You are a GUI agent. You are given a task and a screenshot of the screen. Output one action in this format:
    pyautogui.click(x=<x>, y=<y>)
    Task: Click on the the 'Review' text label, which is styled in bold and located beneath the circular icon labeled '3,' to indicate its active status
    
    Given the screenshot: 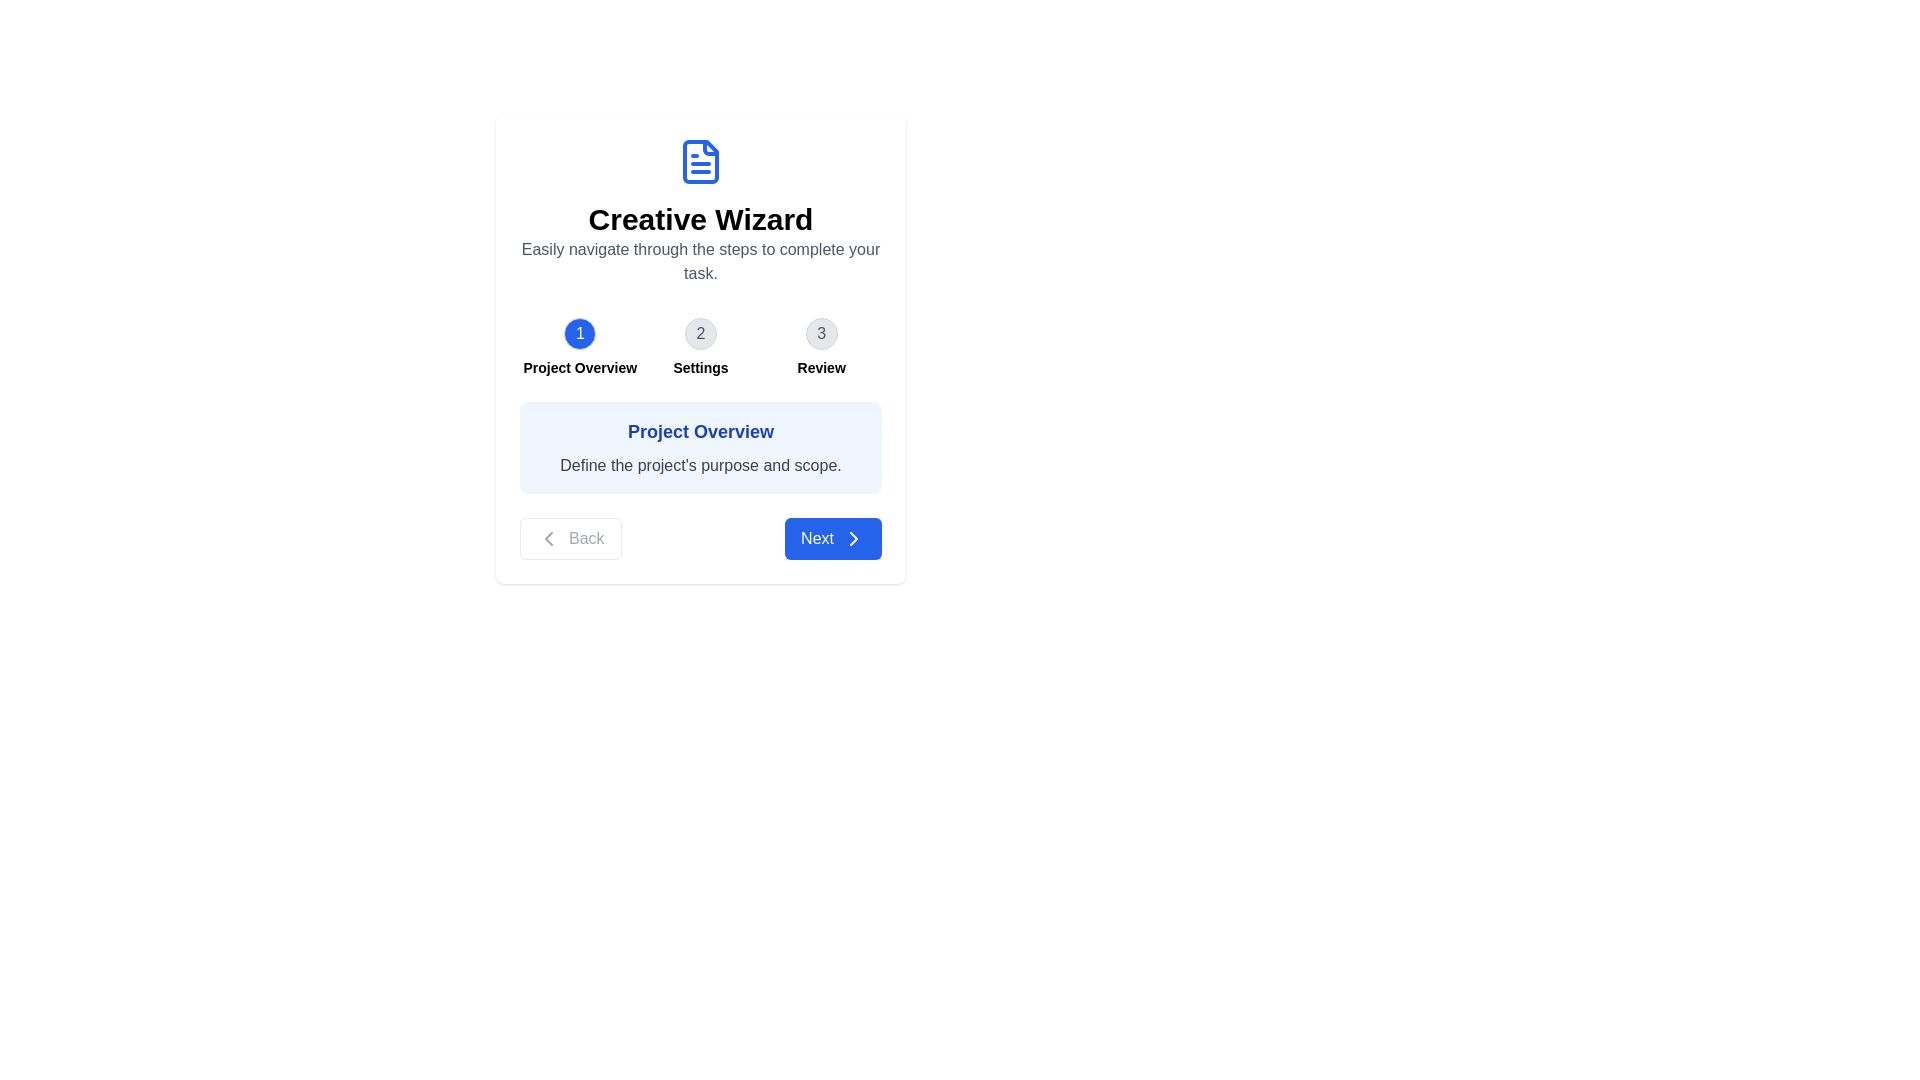 What is the action you would take?
    pyautogui.click(x=821, y=367)
    